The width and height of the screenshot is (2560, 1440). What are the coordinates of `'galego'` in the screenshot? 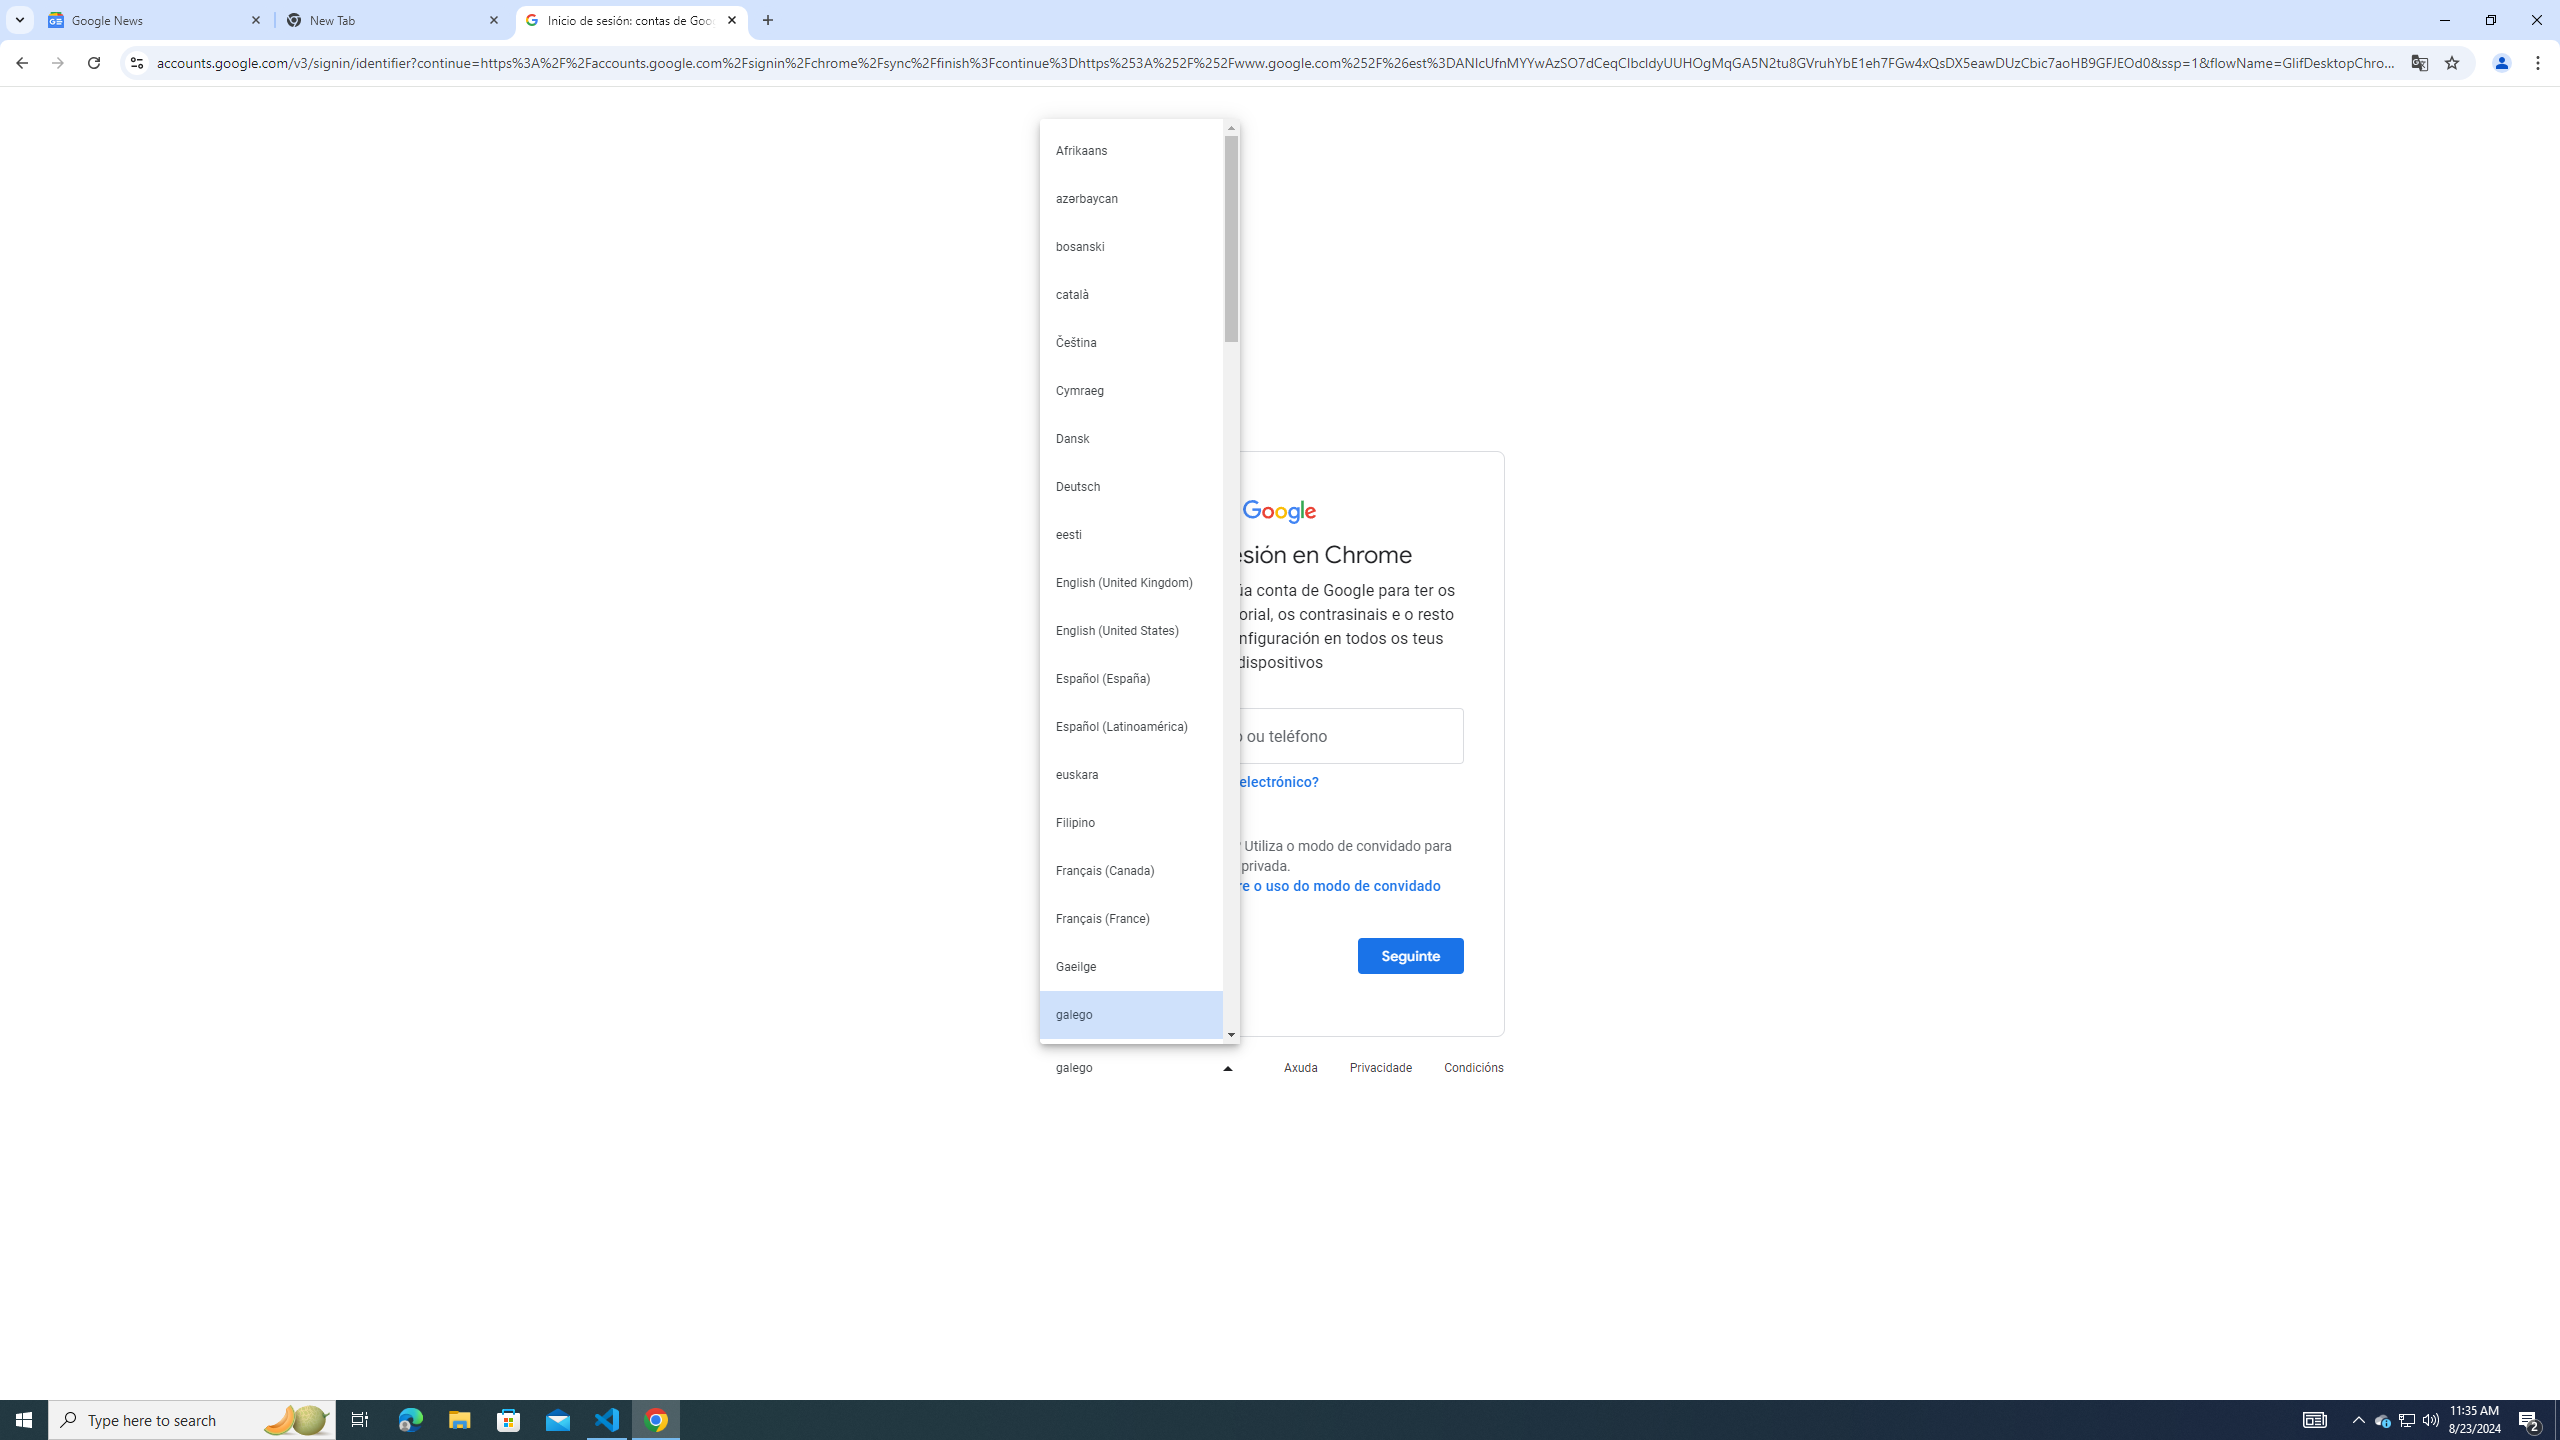 It's located at (1130, 1014).